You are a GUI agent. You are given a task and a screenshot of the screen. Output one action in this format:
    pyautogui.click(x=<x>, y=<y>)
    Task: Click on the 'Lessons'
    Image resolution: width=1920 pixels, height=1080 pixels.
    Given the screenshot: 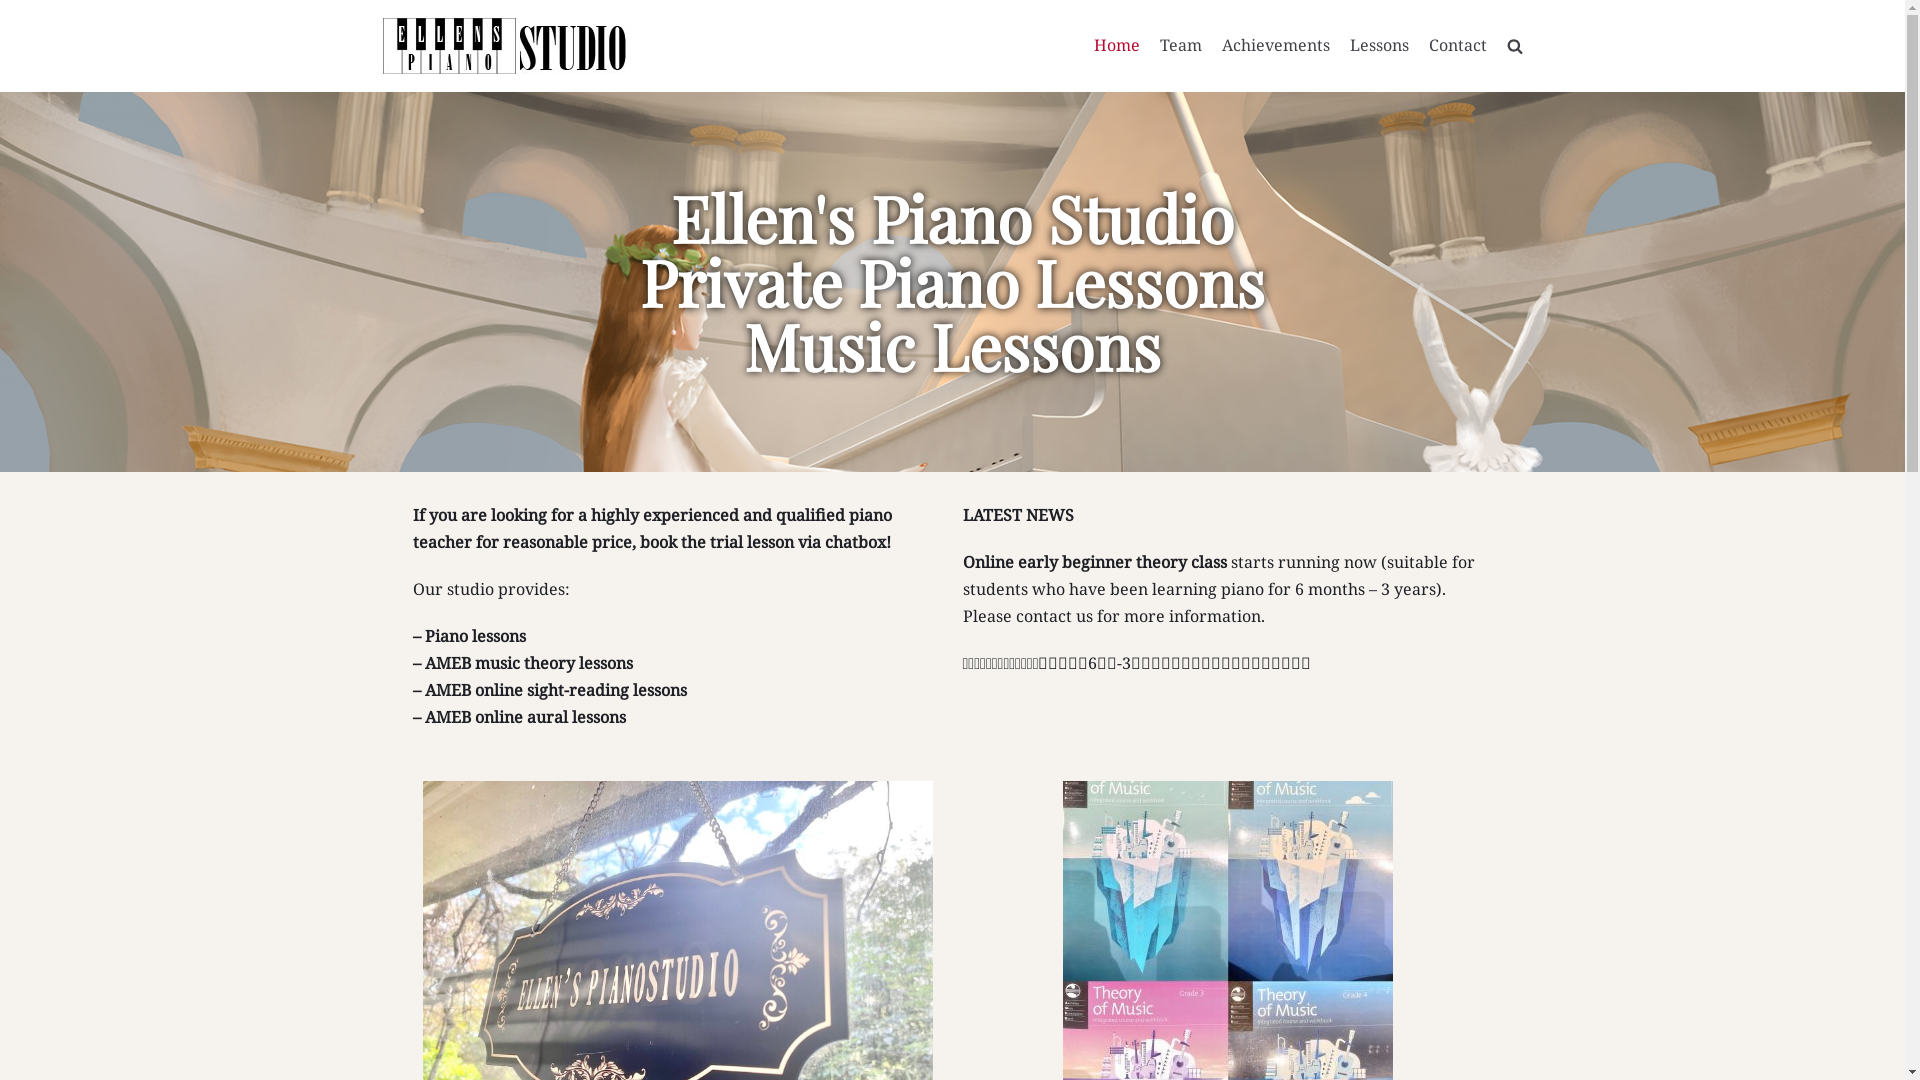 What is the action you would take?
    pyautogui.click(x=1378, y=45)
    